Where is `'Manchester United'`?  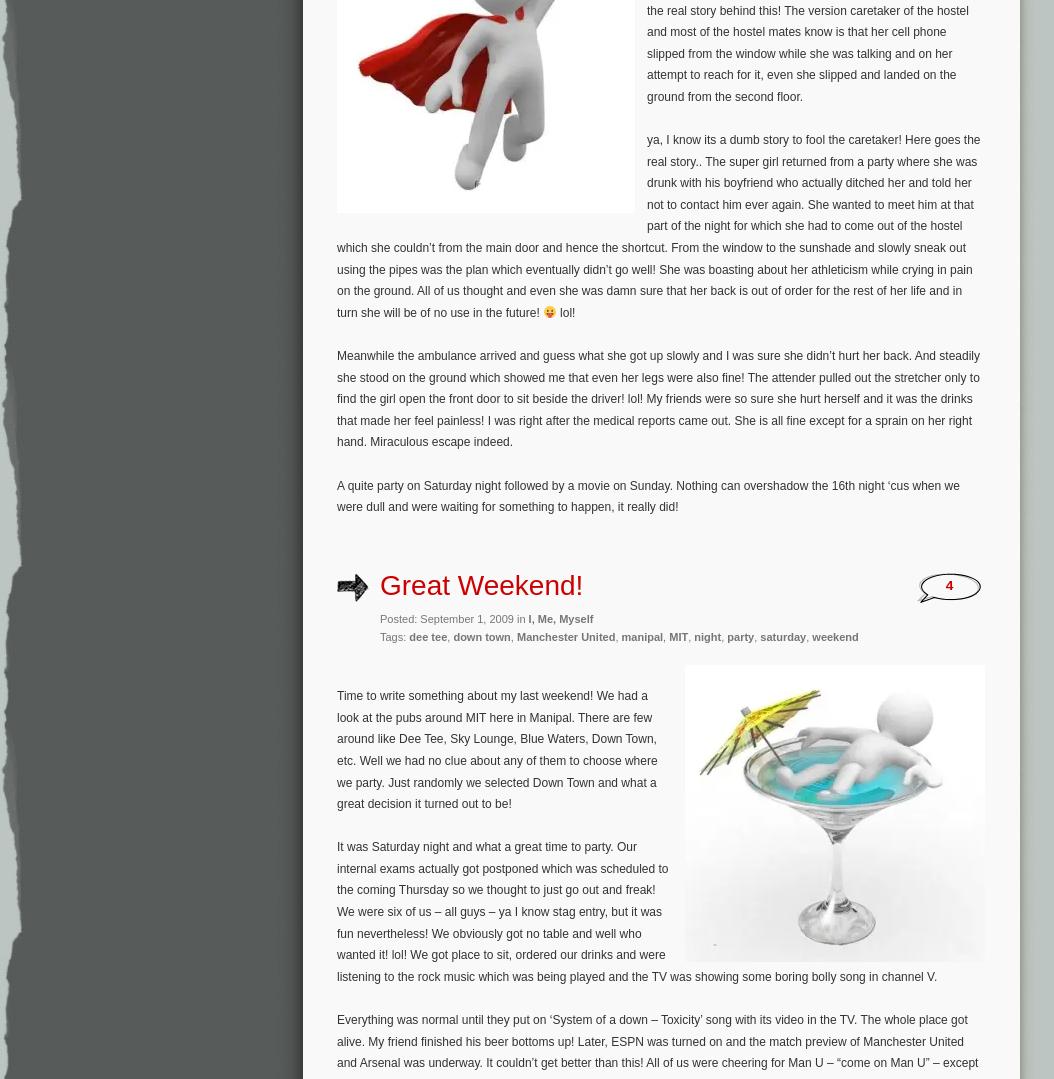
'Manchester United' is located at coordinates (515, 634).